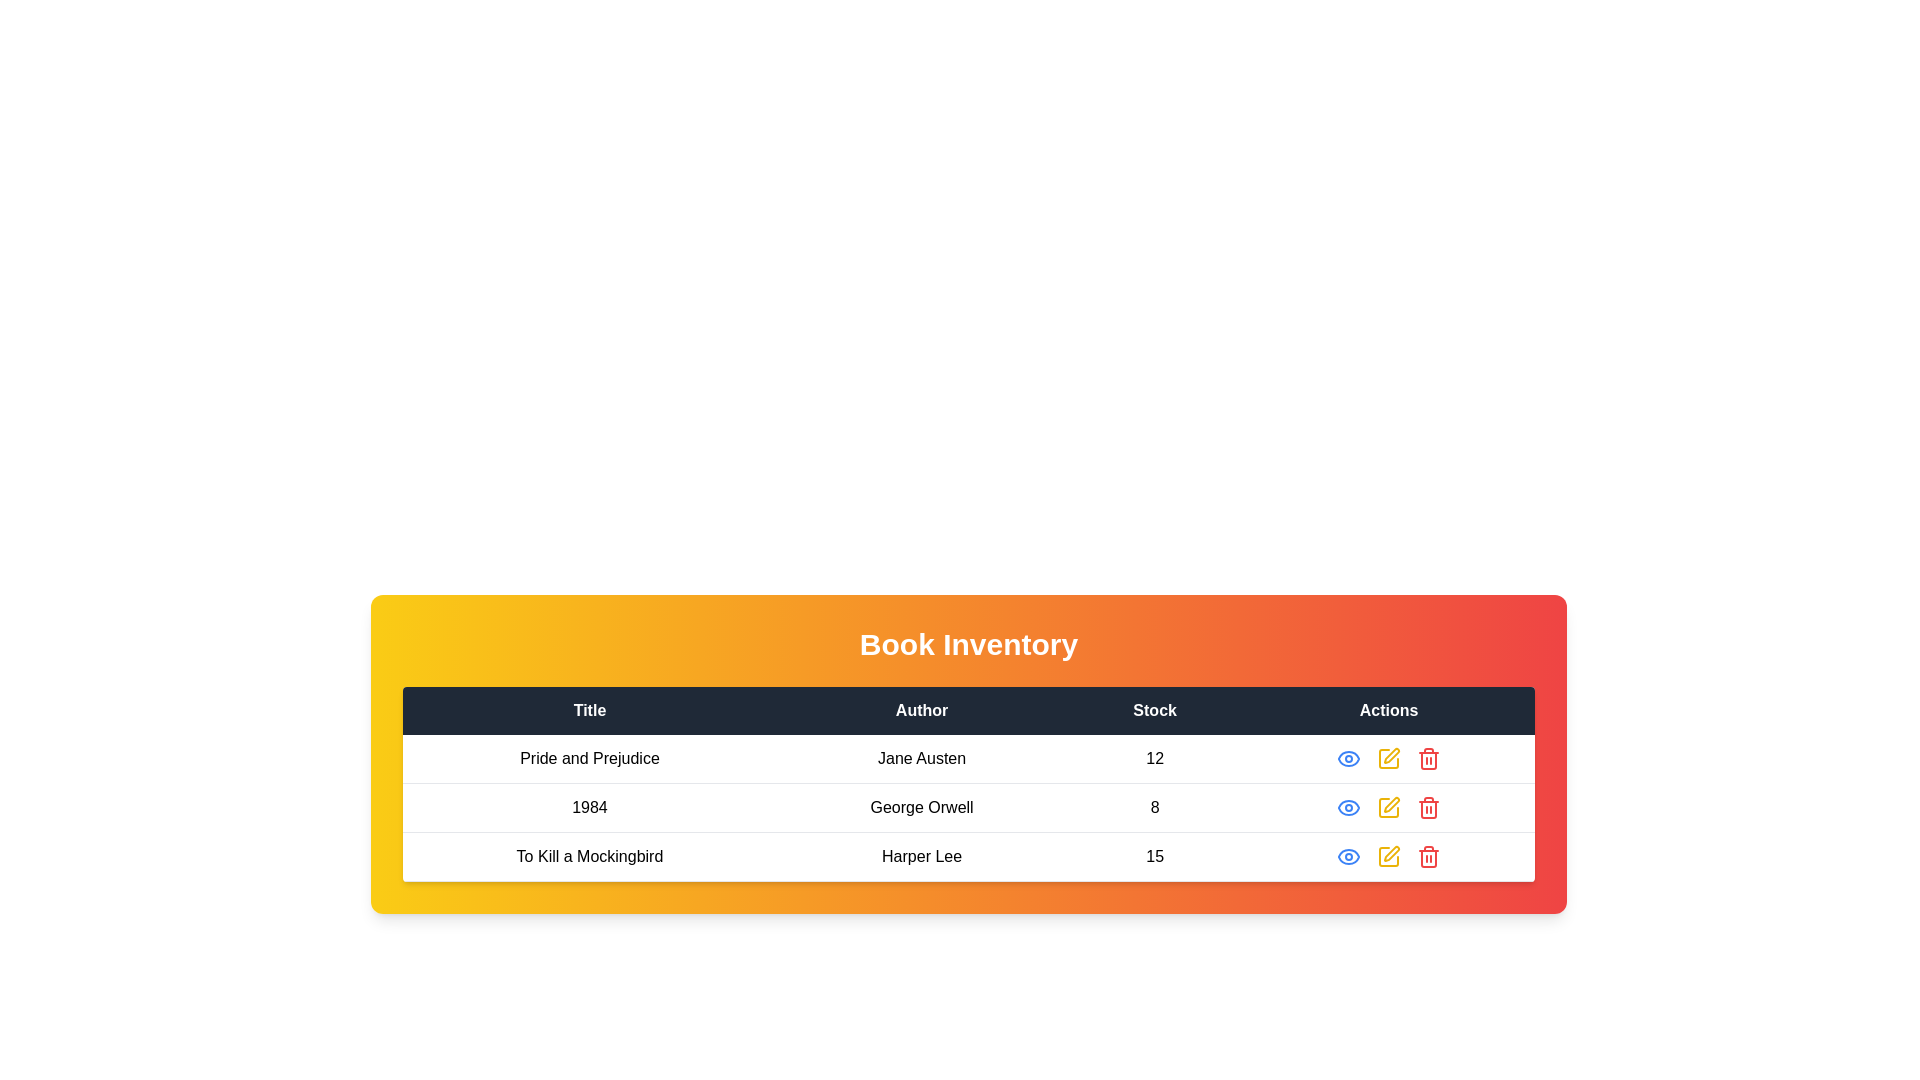  Describe the element at coordinates (1155, 855) in the screenshot. I see `the static text display showing the stock count for 'To Kill a Mockingbird' in the inventory, located in the third row and third column of the tabular interface` at that location.